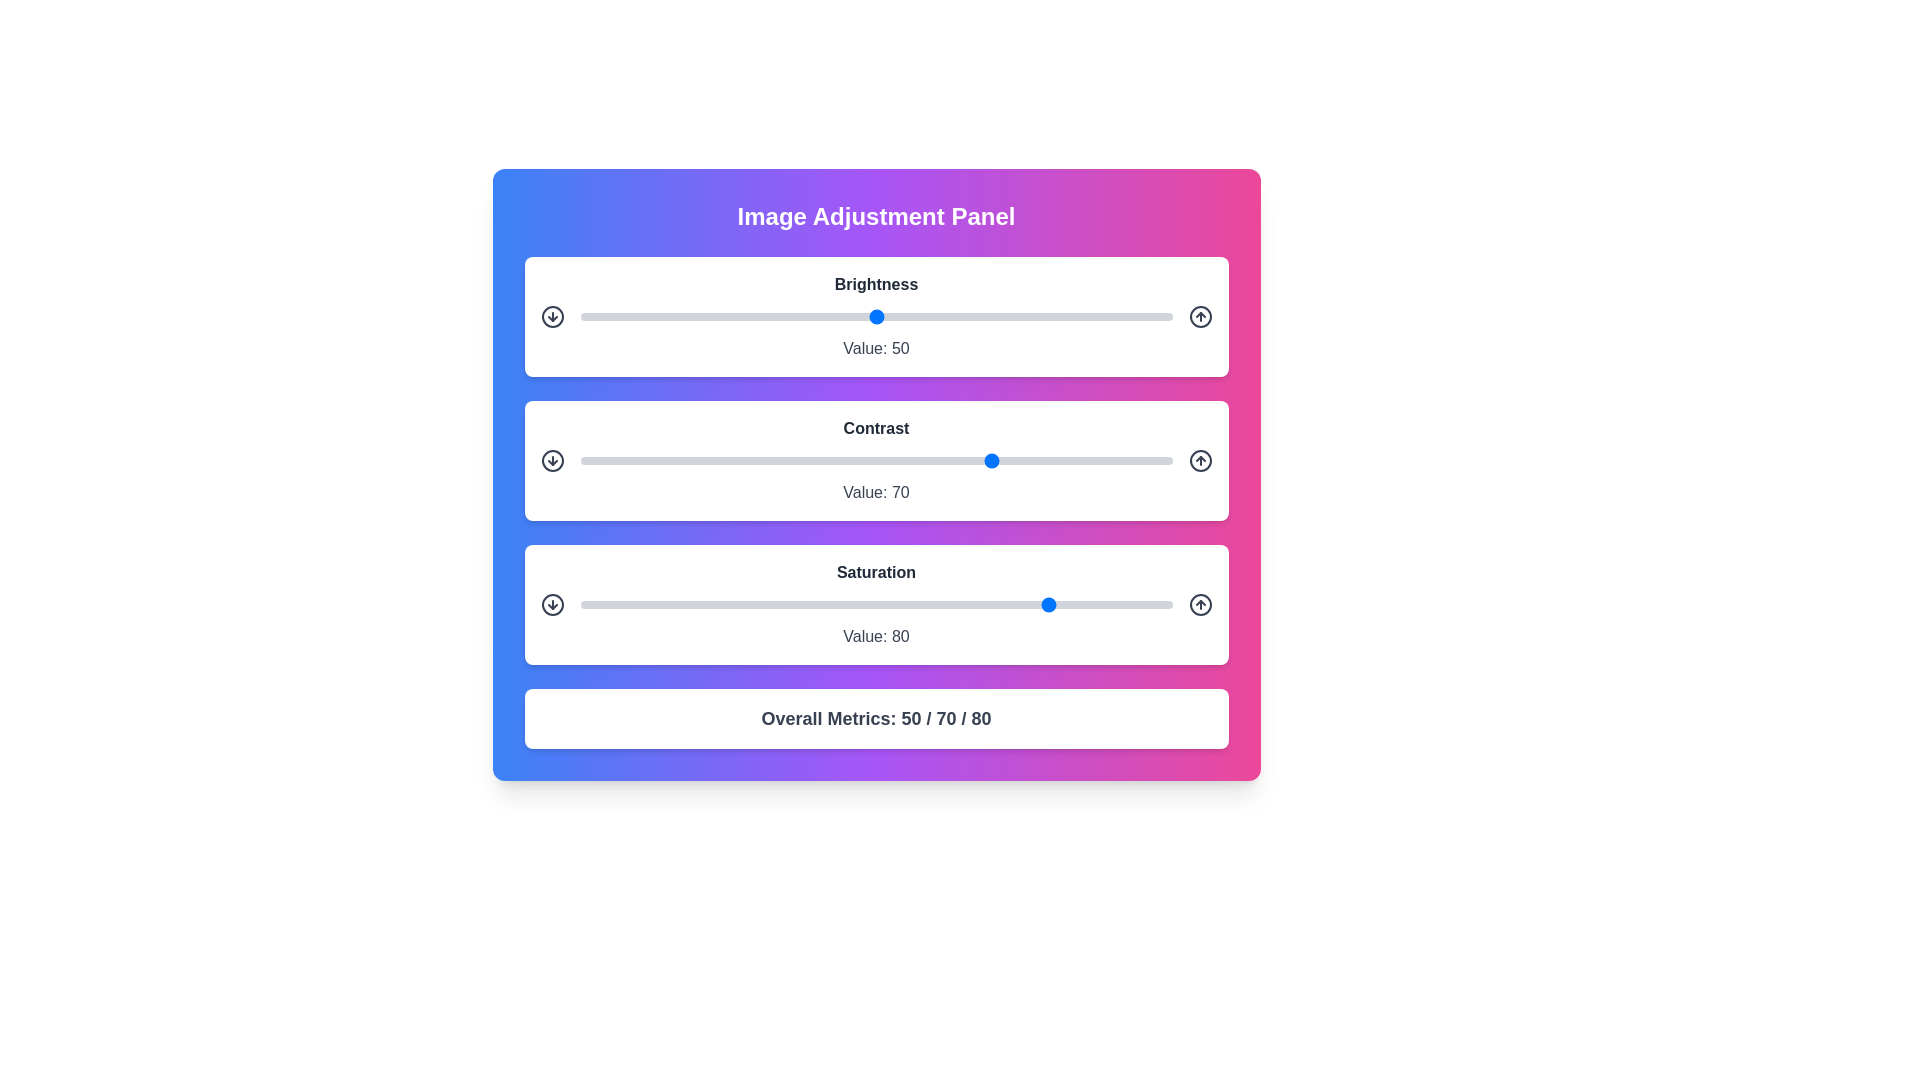  Describe the element at coordinates (552, 461) in the screenshot. I see `the downward-pointing arrow icon framed inside a circle, located in the 'Contrast' section of the image adjustment panel` at that location.